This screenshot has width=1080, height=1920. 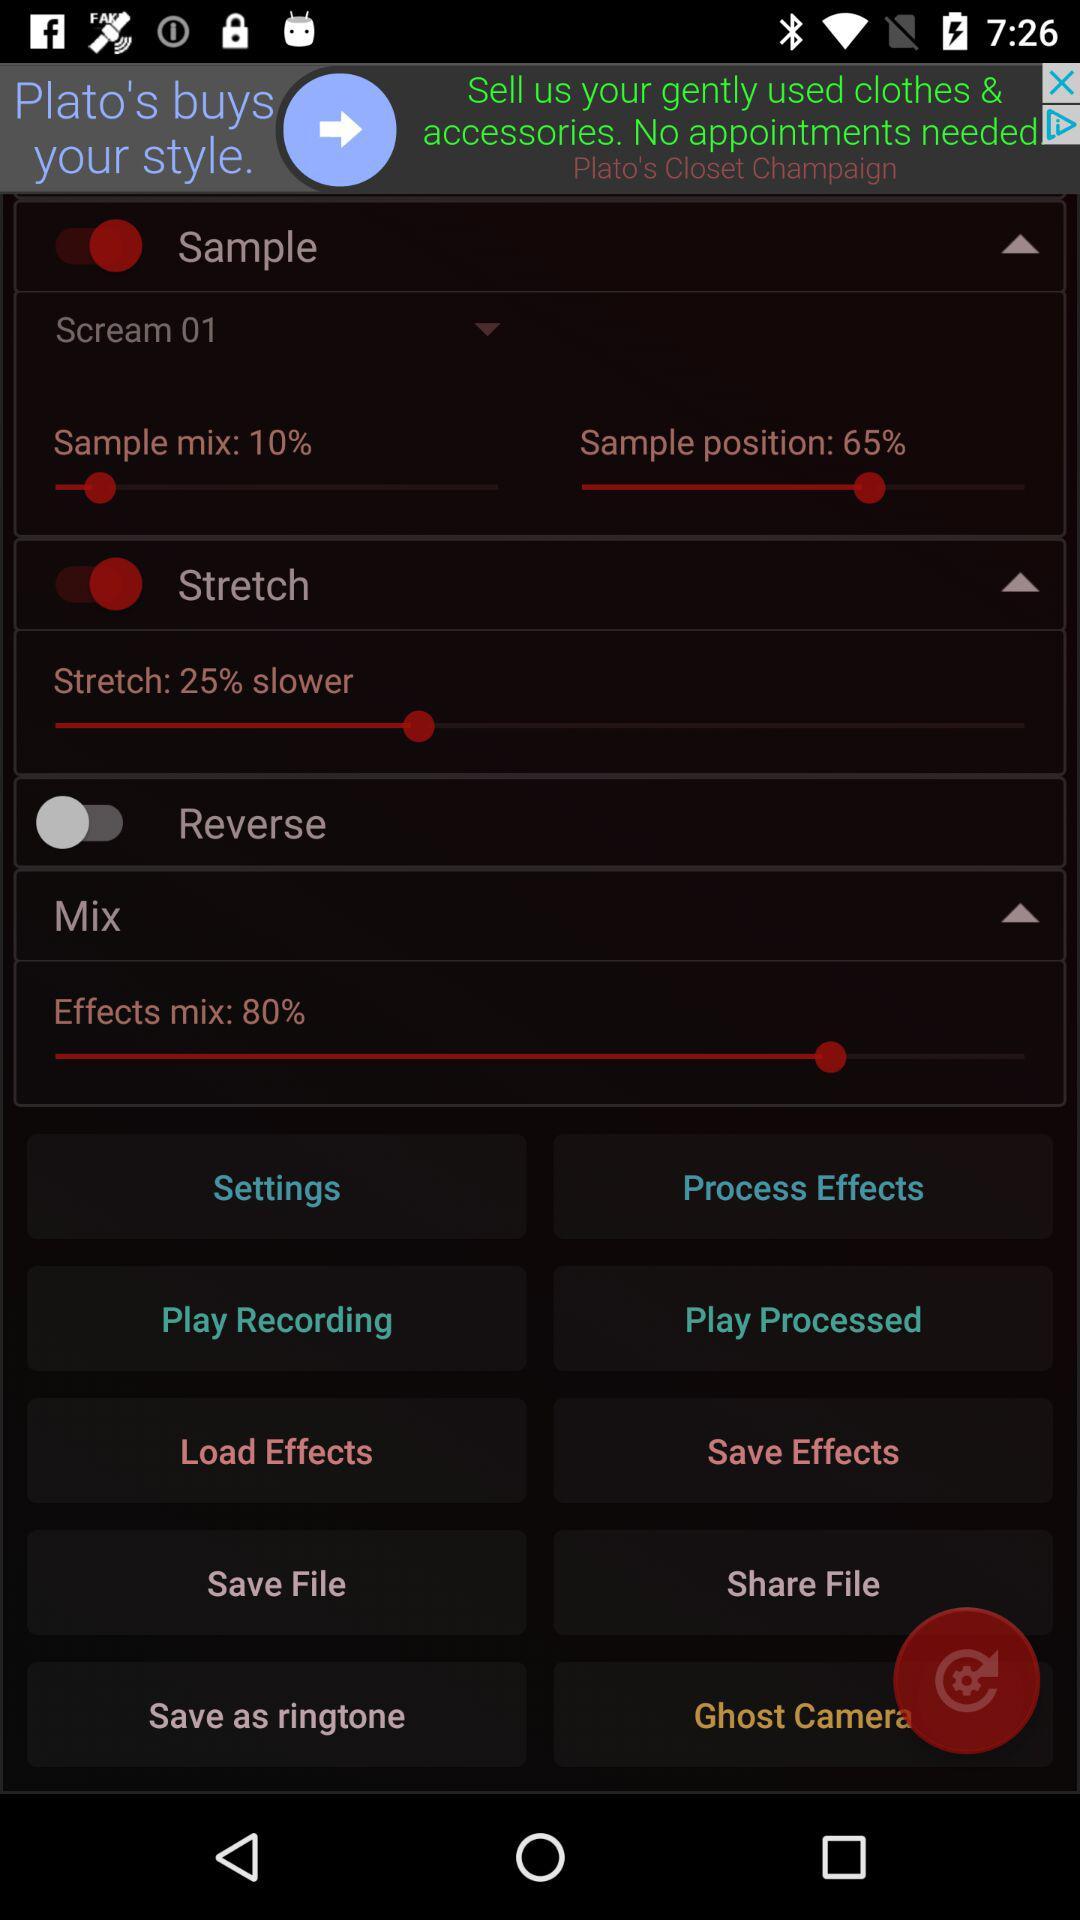 I want to click on open the advertisement link, so click(x=540, y=127).